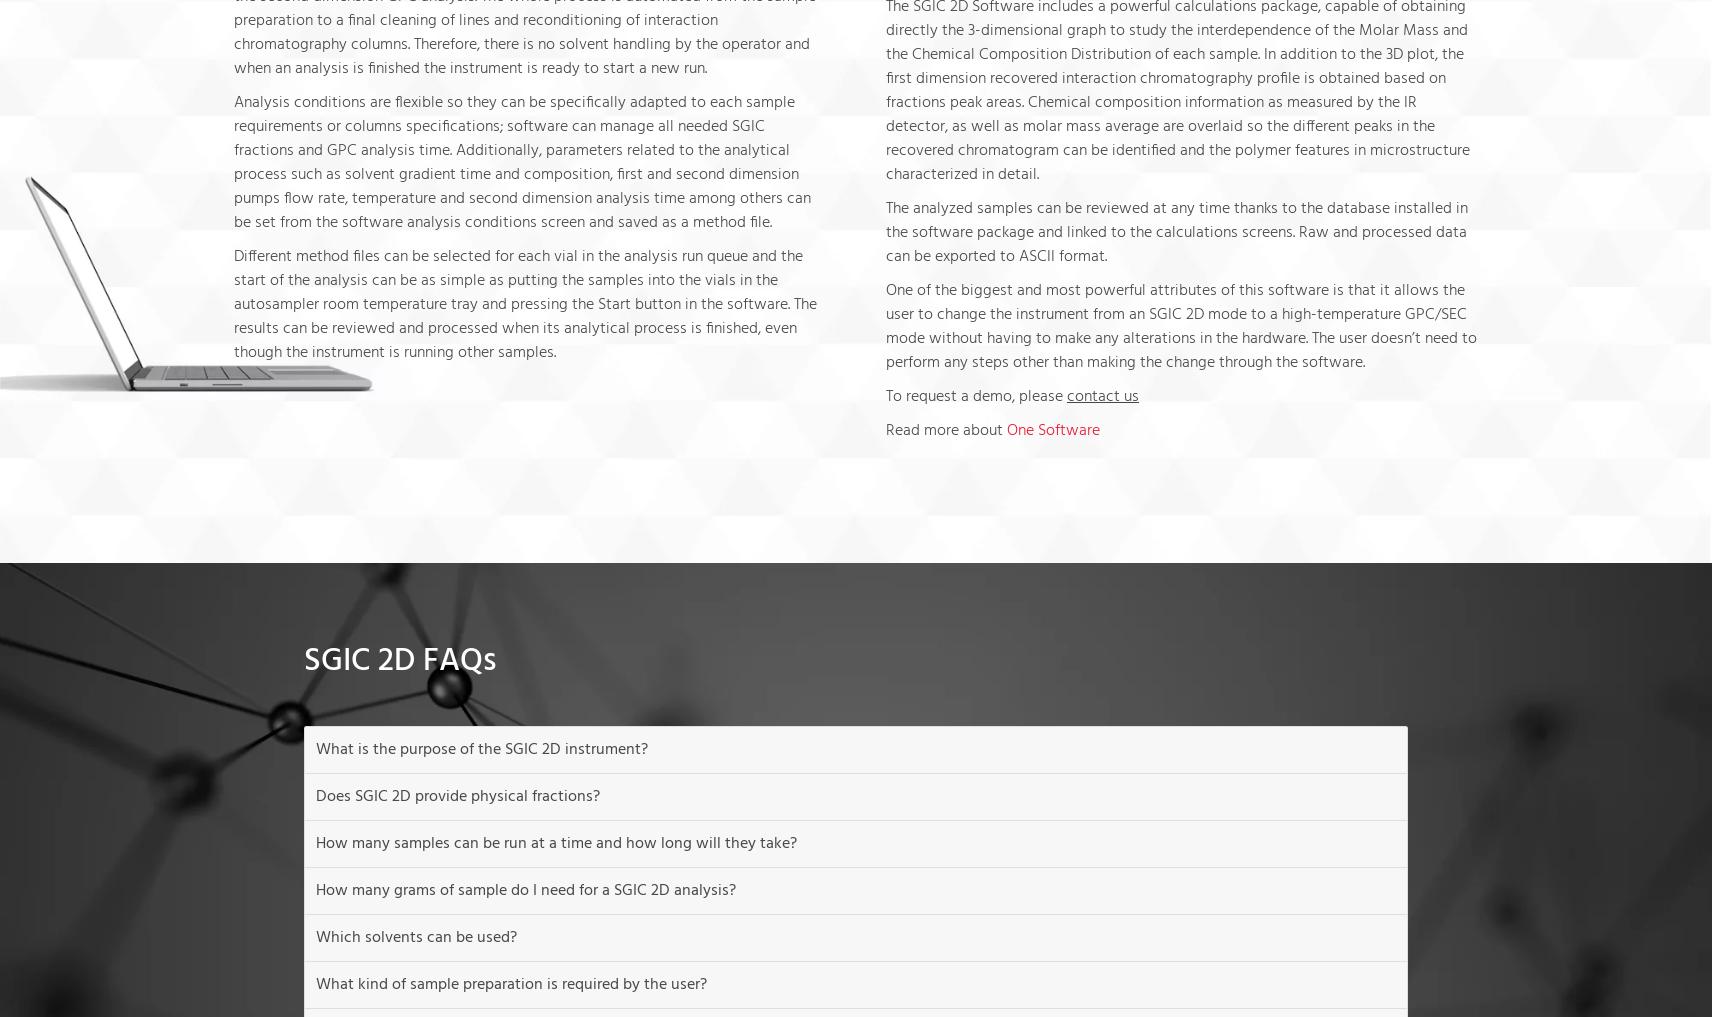 This screenshot has width=1712, height=1017. What do you see at coordinates (1103, 396) in the screenshot?
I see `'contact us'` at bounding box center [1103, 396].